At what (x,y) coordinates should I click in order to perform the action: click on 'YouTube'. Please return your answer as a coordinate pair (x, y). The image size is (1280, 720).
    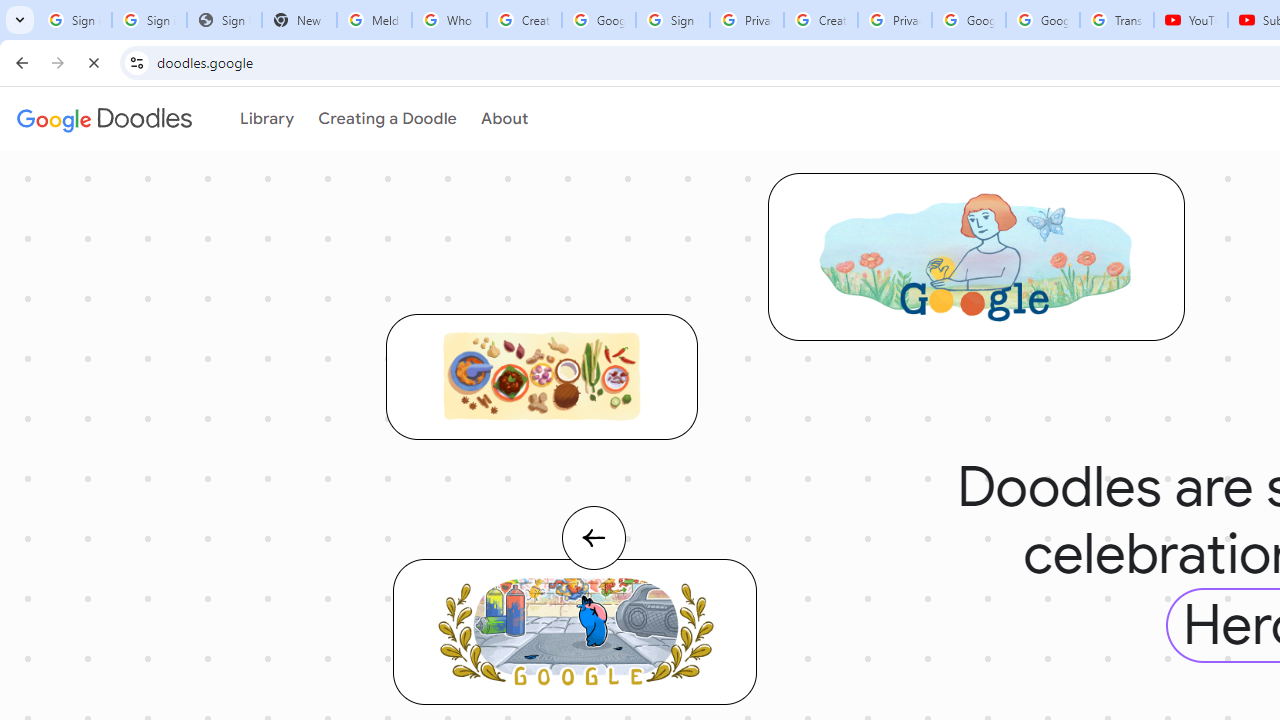
    Looking at the image, I should click on (1191, 20).